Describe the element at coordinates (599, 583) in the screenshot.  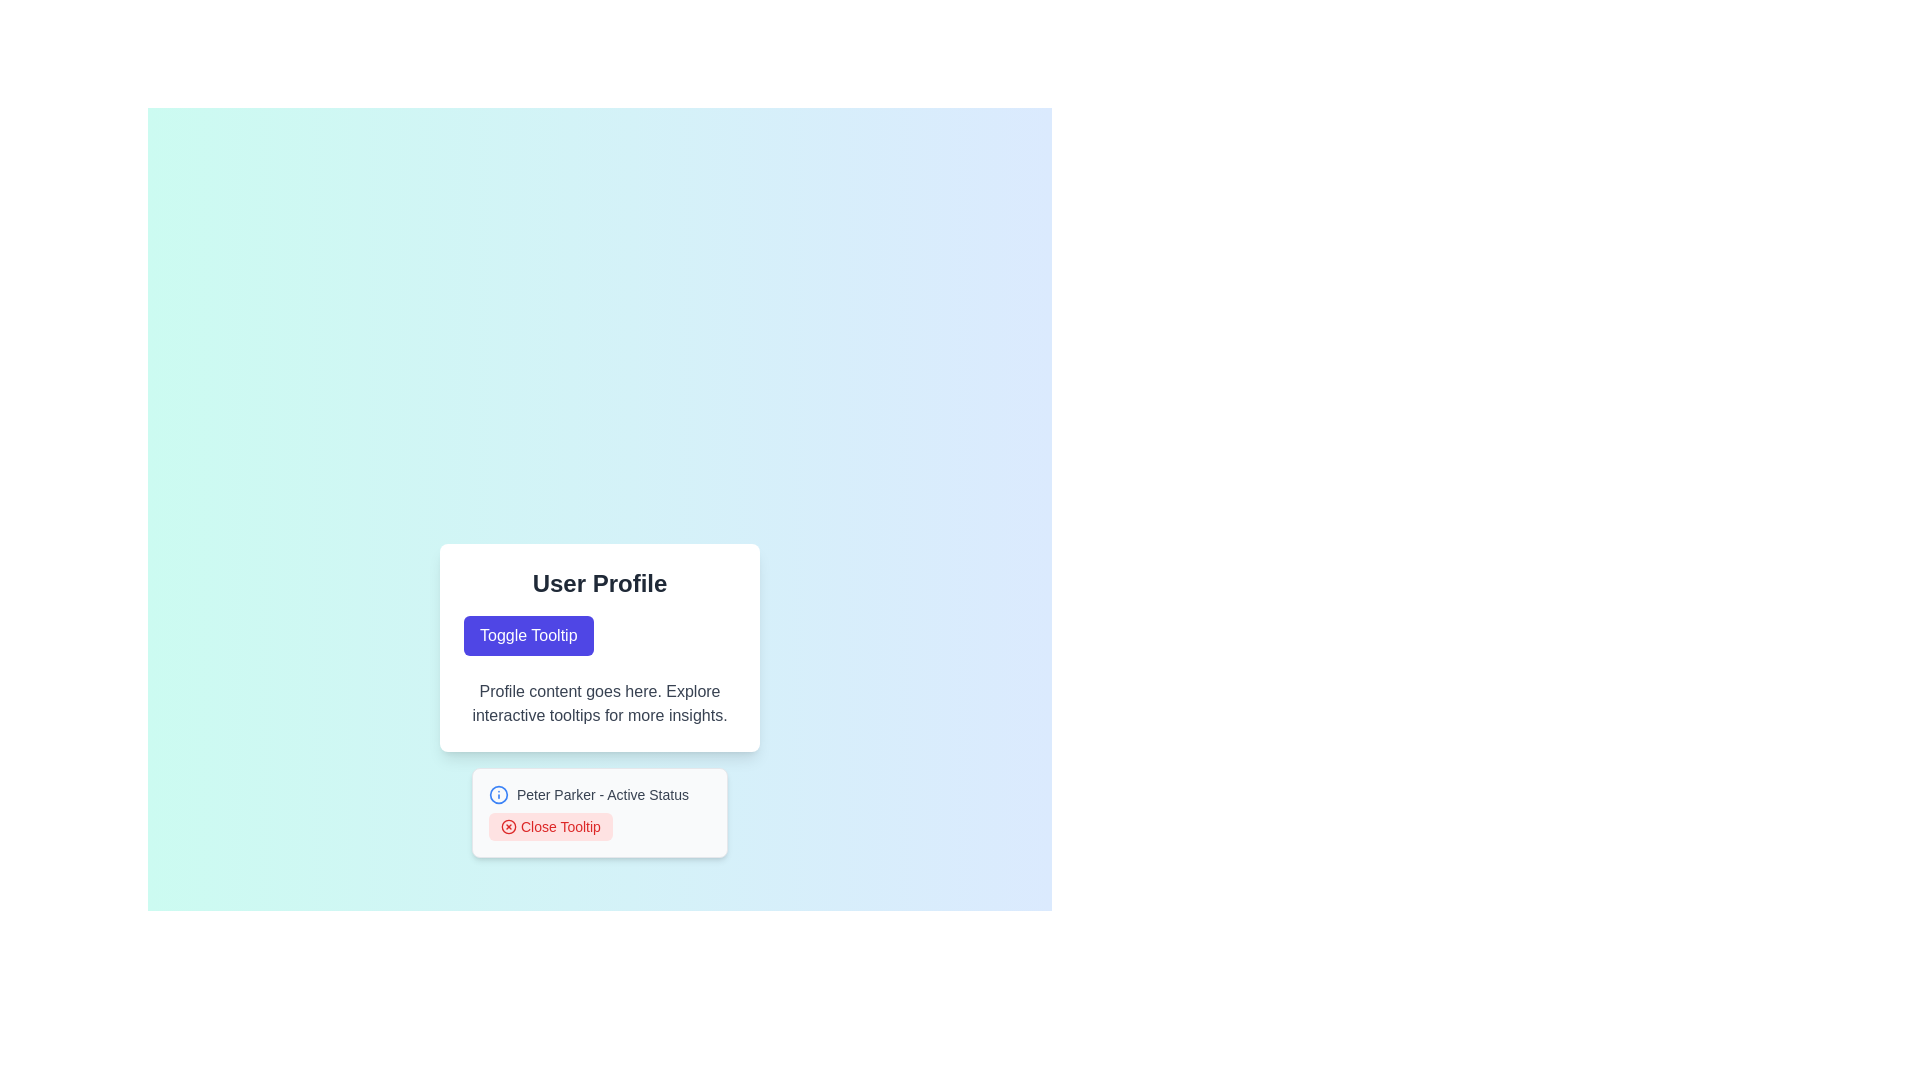
I see `header text for the user profile section, which is located at the top-center of the white, rounded rectangle containing the profile information` at that location.